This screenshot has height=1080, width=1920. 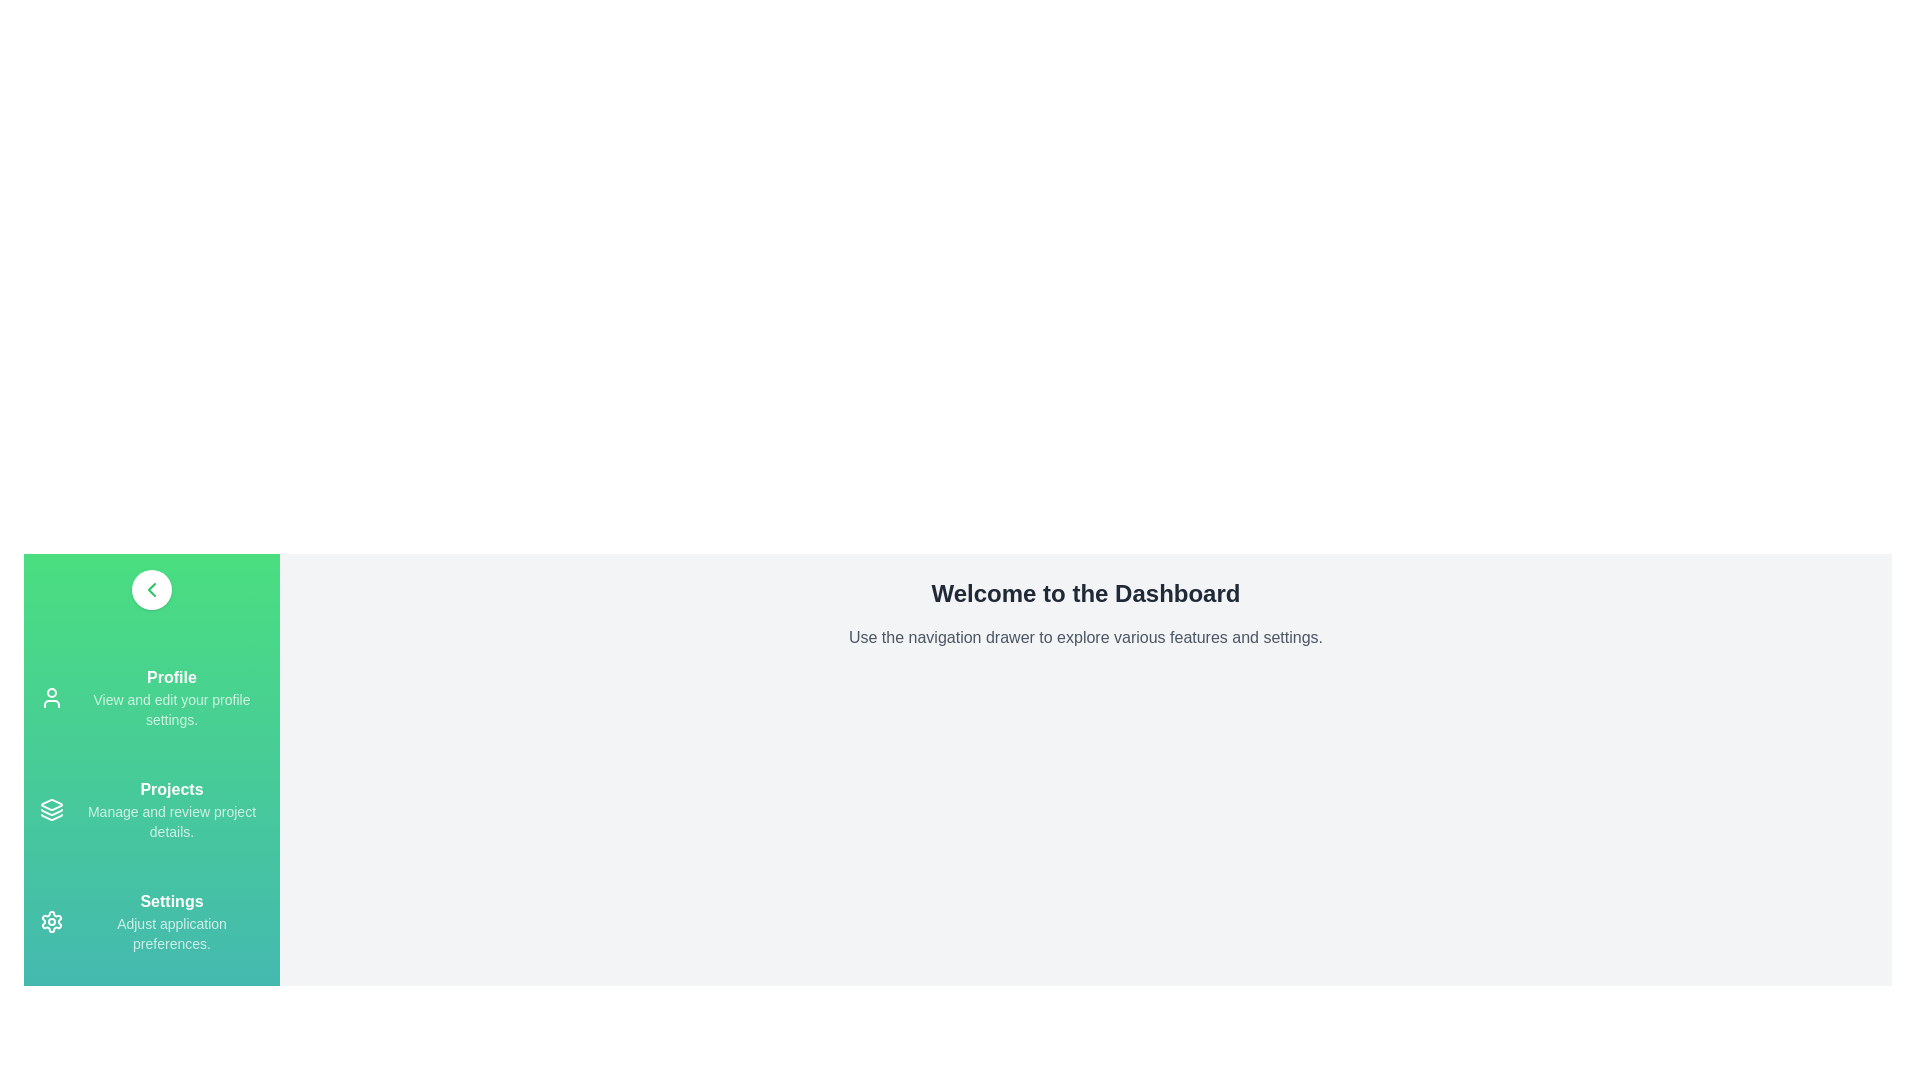 I want to click on the menu item Projects from the navigation drawer, so click(x=151, y=810).